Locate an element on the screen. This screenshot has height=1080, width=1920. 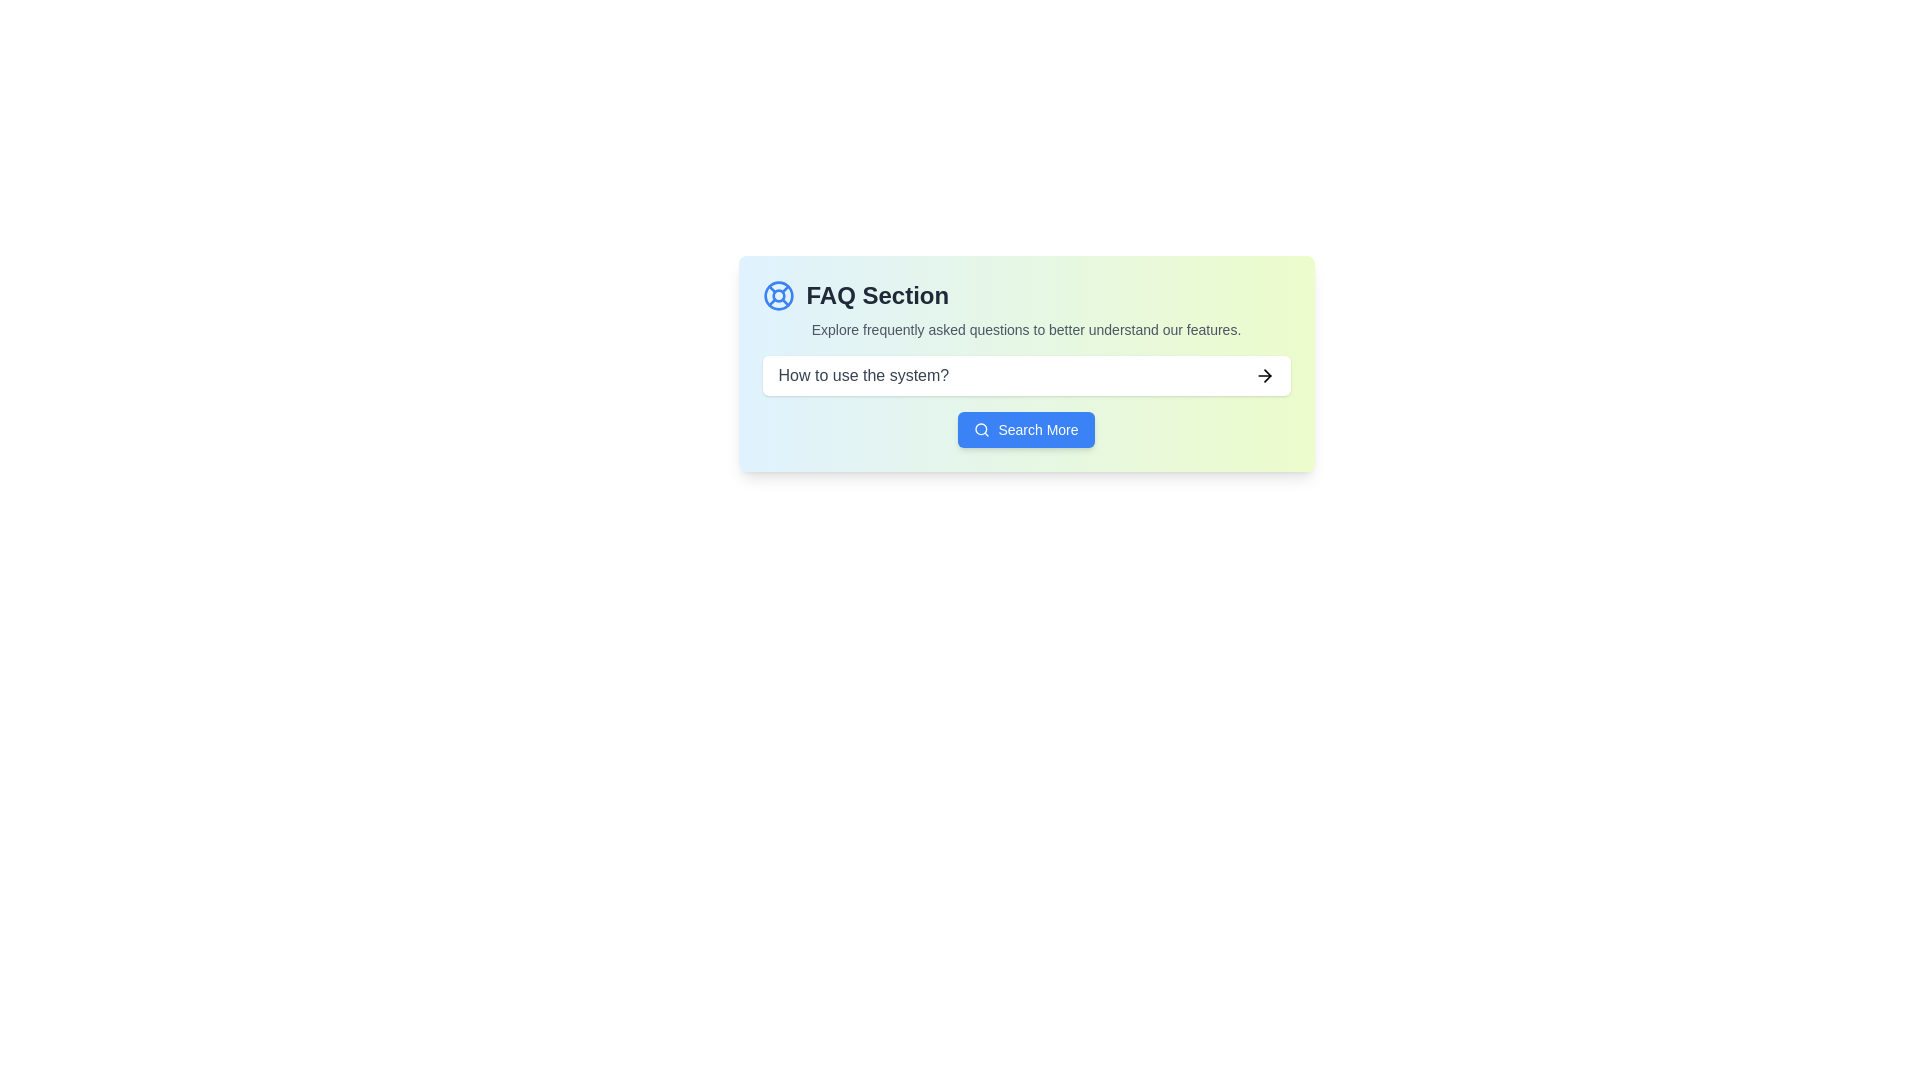
the interactive menu item labeled 'How to use the system?' which features a right-facing arrow is located at coordinates (1026, 375).